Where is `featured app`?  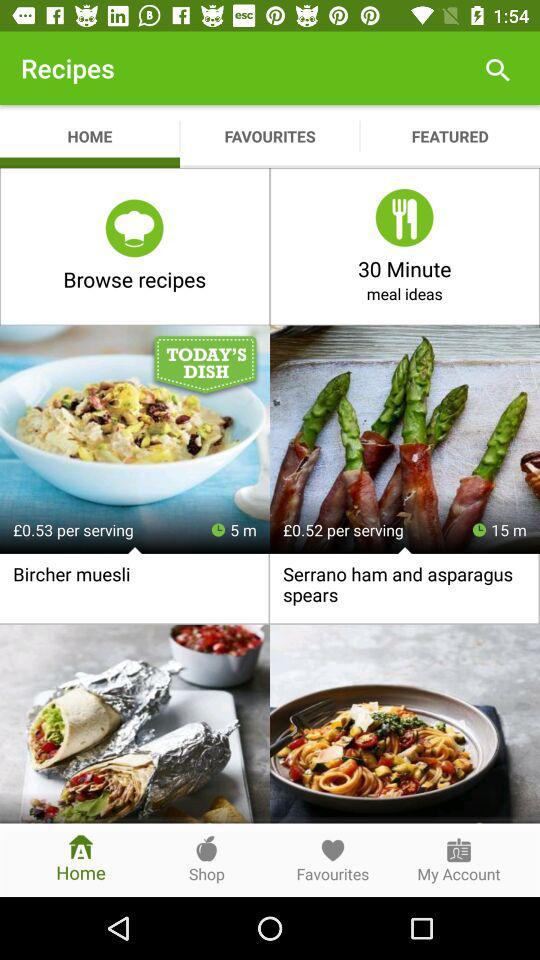 featured app is located at coordinates (449, 135).